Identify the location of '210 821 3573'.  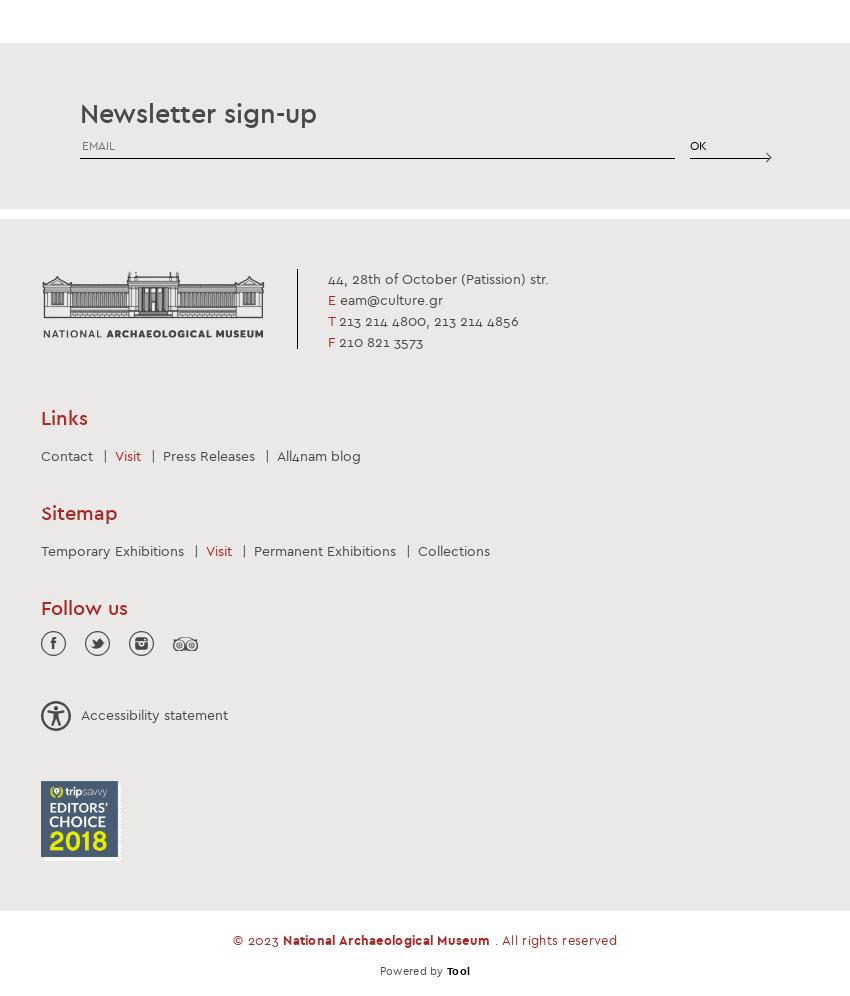
(378, 341).